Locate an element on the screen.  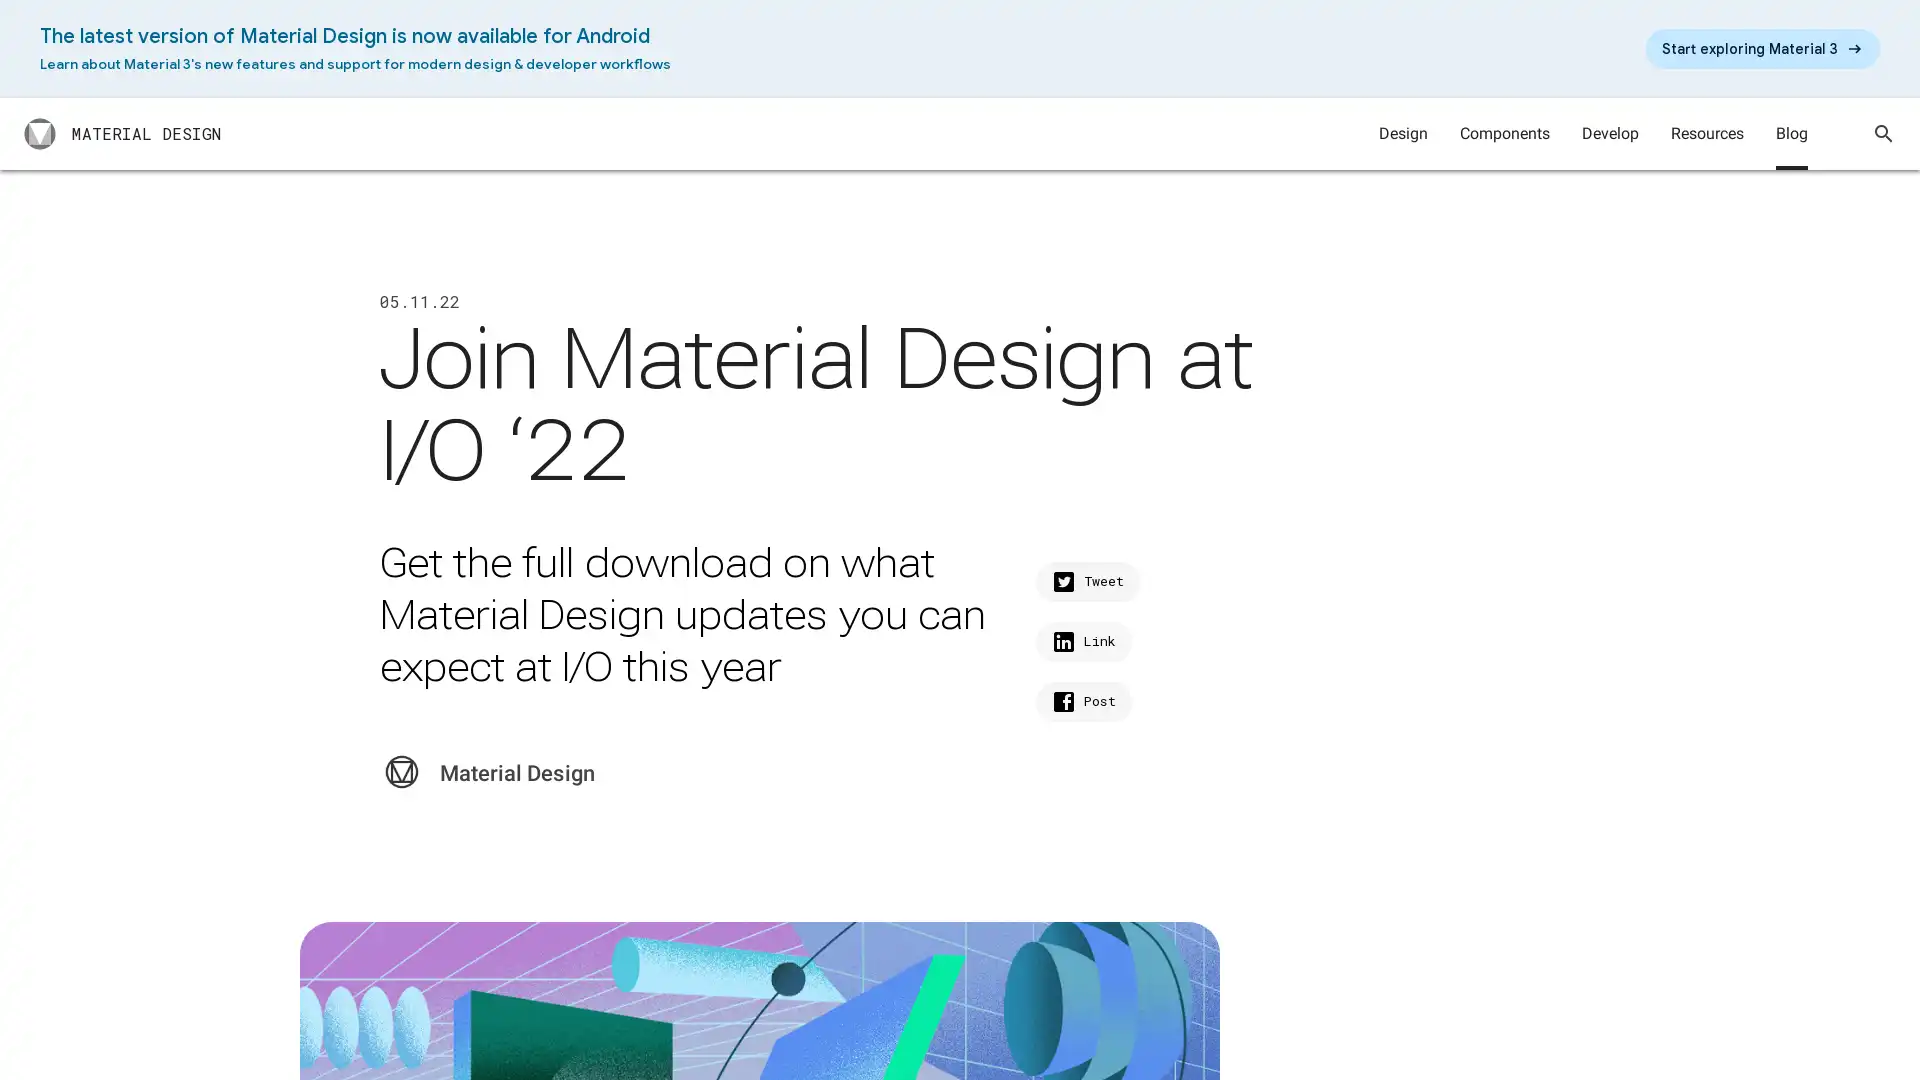
arrow_right_alt is located at coordinates (1762, 48).